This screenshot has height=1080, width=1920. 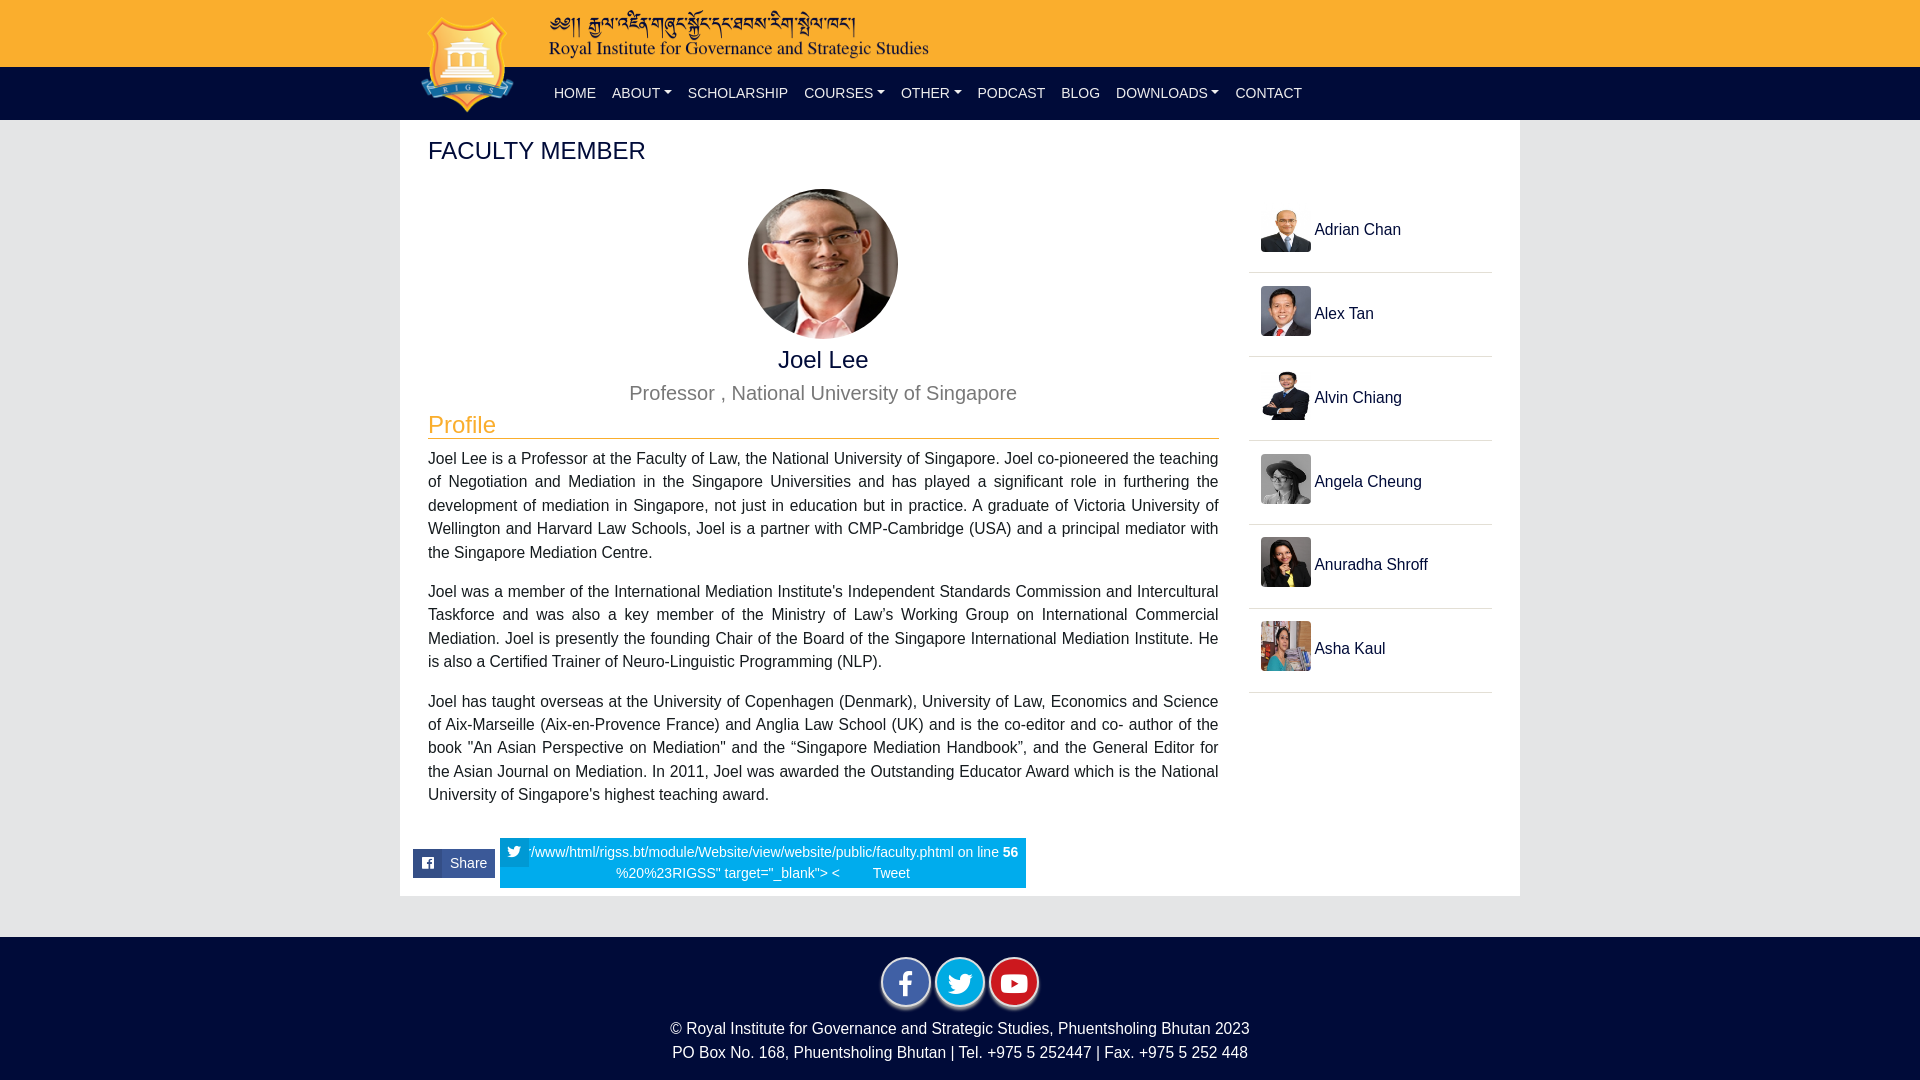 I want to click on 'BLOG', so click(x=1079, y=93).